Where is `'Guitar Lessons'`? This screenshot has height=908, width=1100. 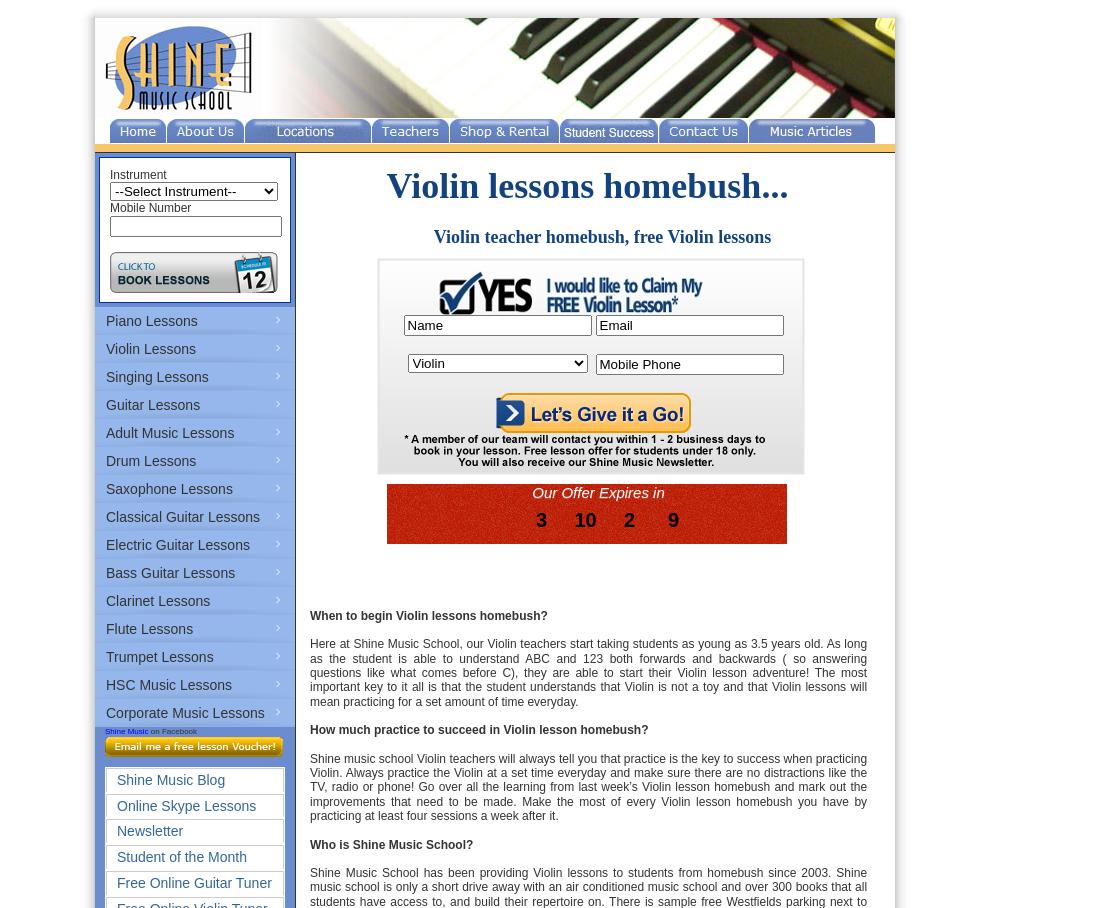
'Guitar Lessons' is located at coordinates (106, 403).